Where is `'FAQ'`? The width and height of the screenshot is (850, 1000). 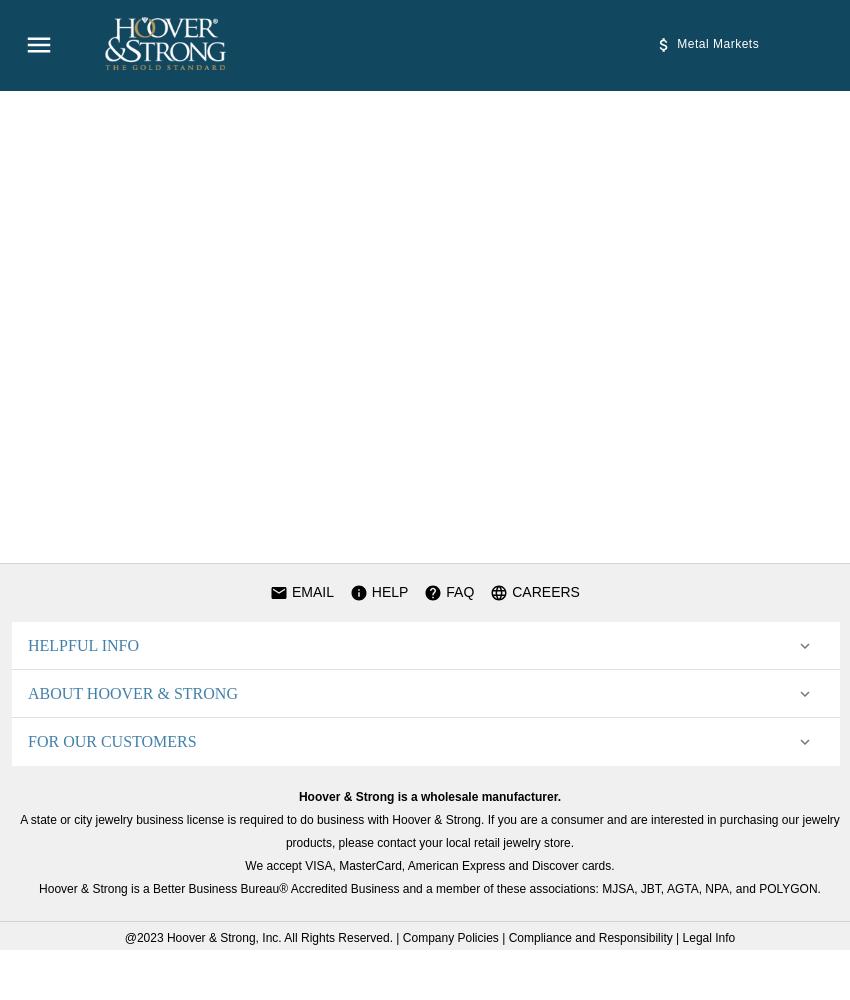
'FAQ' is located at coordinates (456, 591).